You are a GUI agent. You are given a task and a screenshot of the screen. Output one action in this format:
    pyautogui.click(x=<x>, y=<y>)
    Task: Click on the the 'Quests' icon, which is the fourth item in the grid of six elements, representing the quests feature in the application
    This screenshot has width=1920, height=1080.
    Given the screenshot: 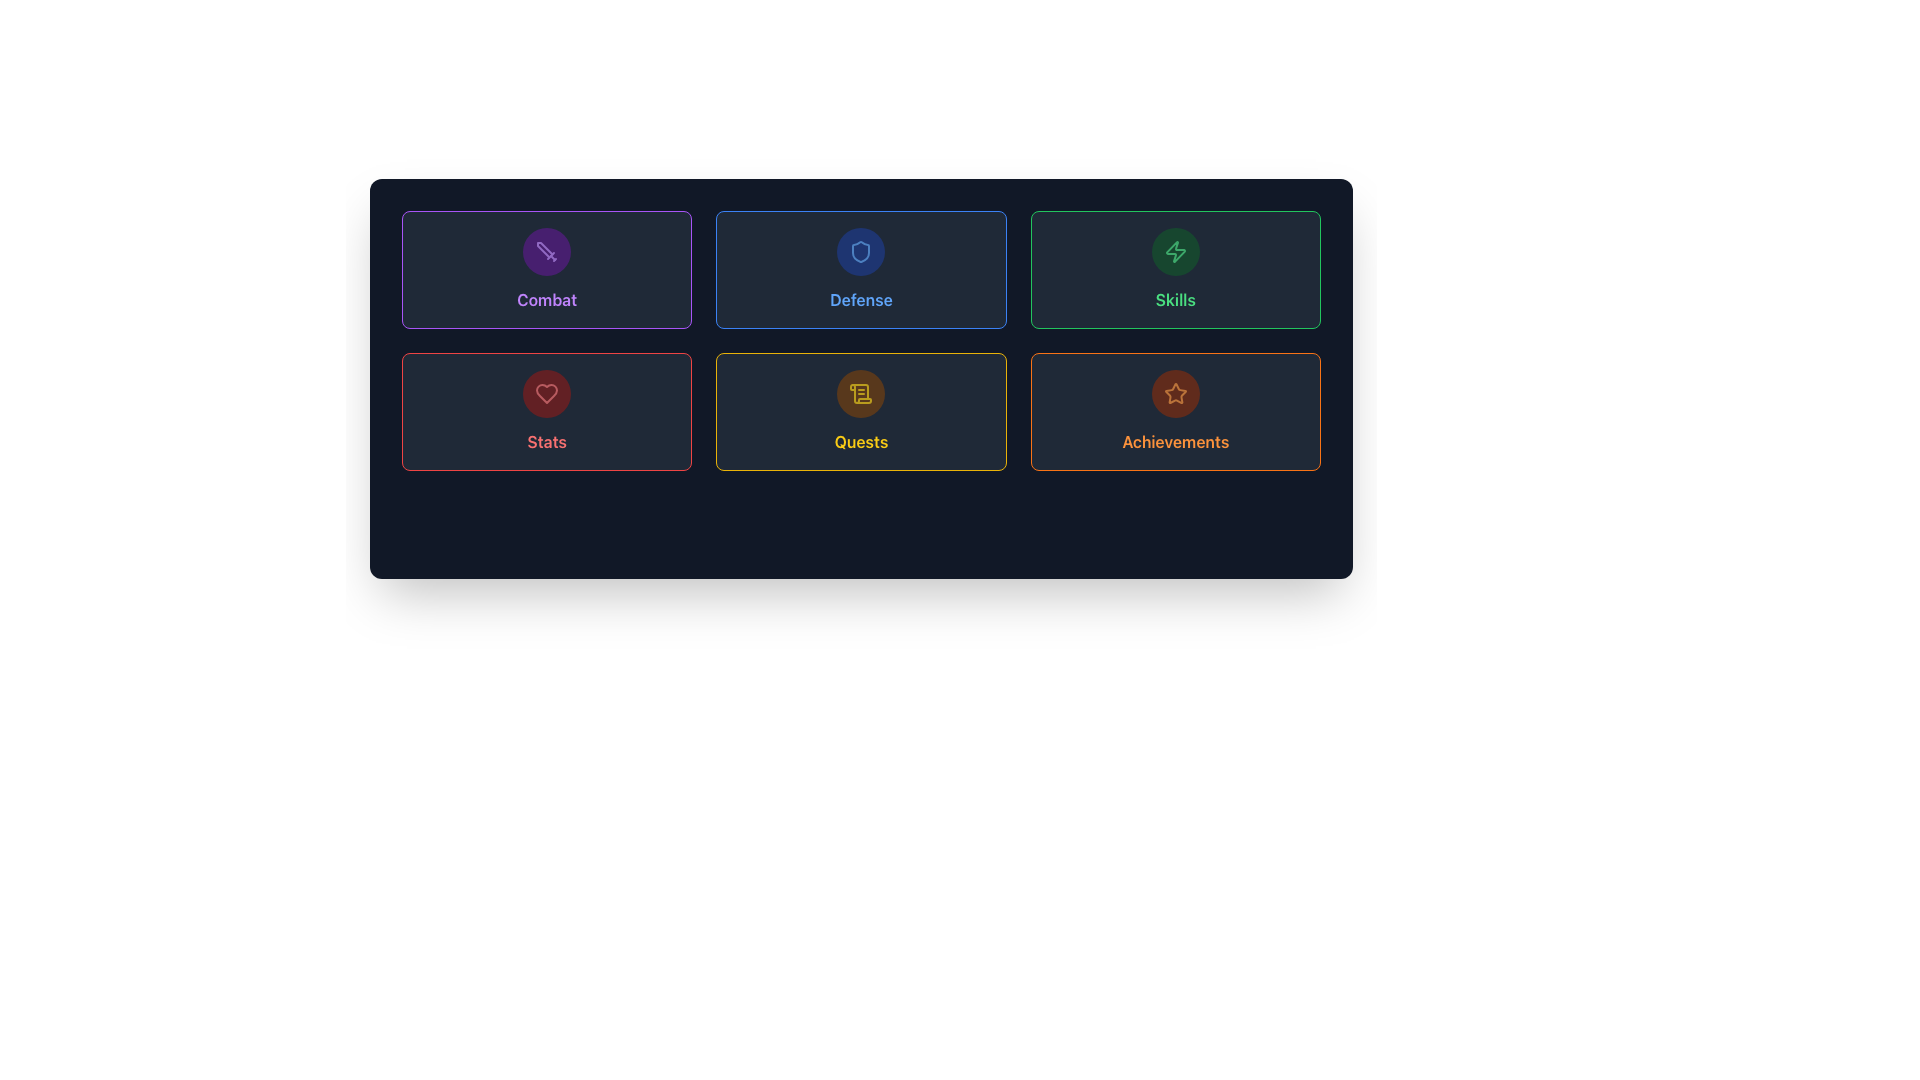 What is the action you would take?
    pyautogui.click(x=861, y=393)
    